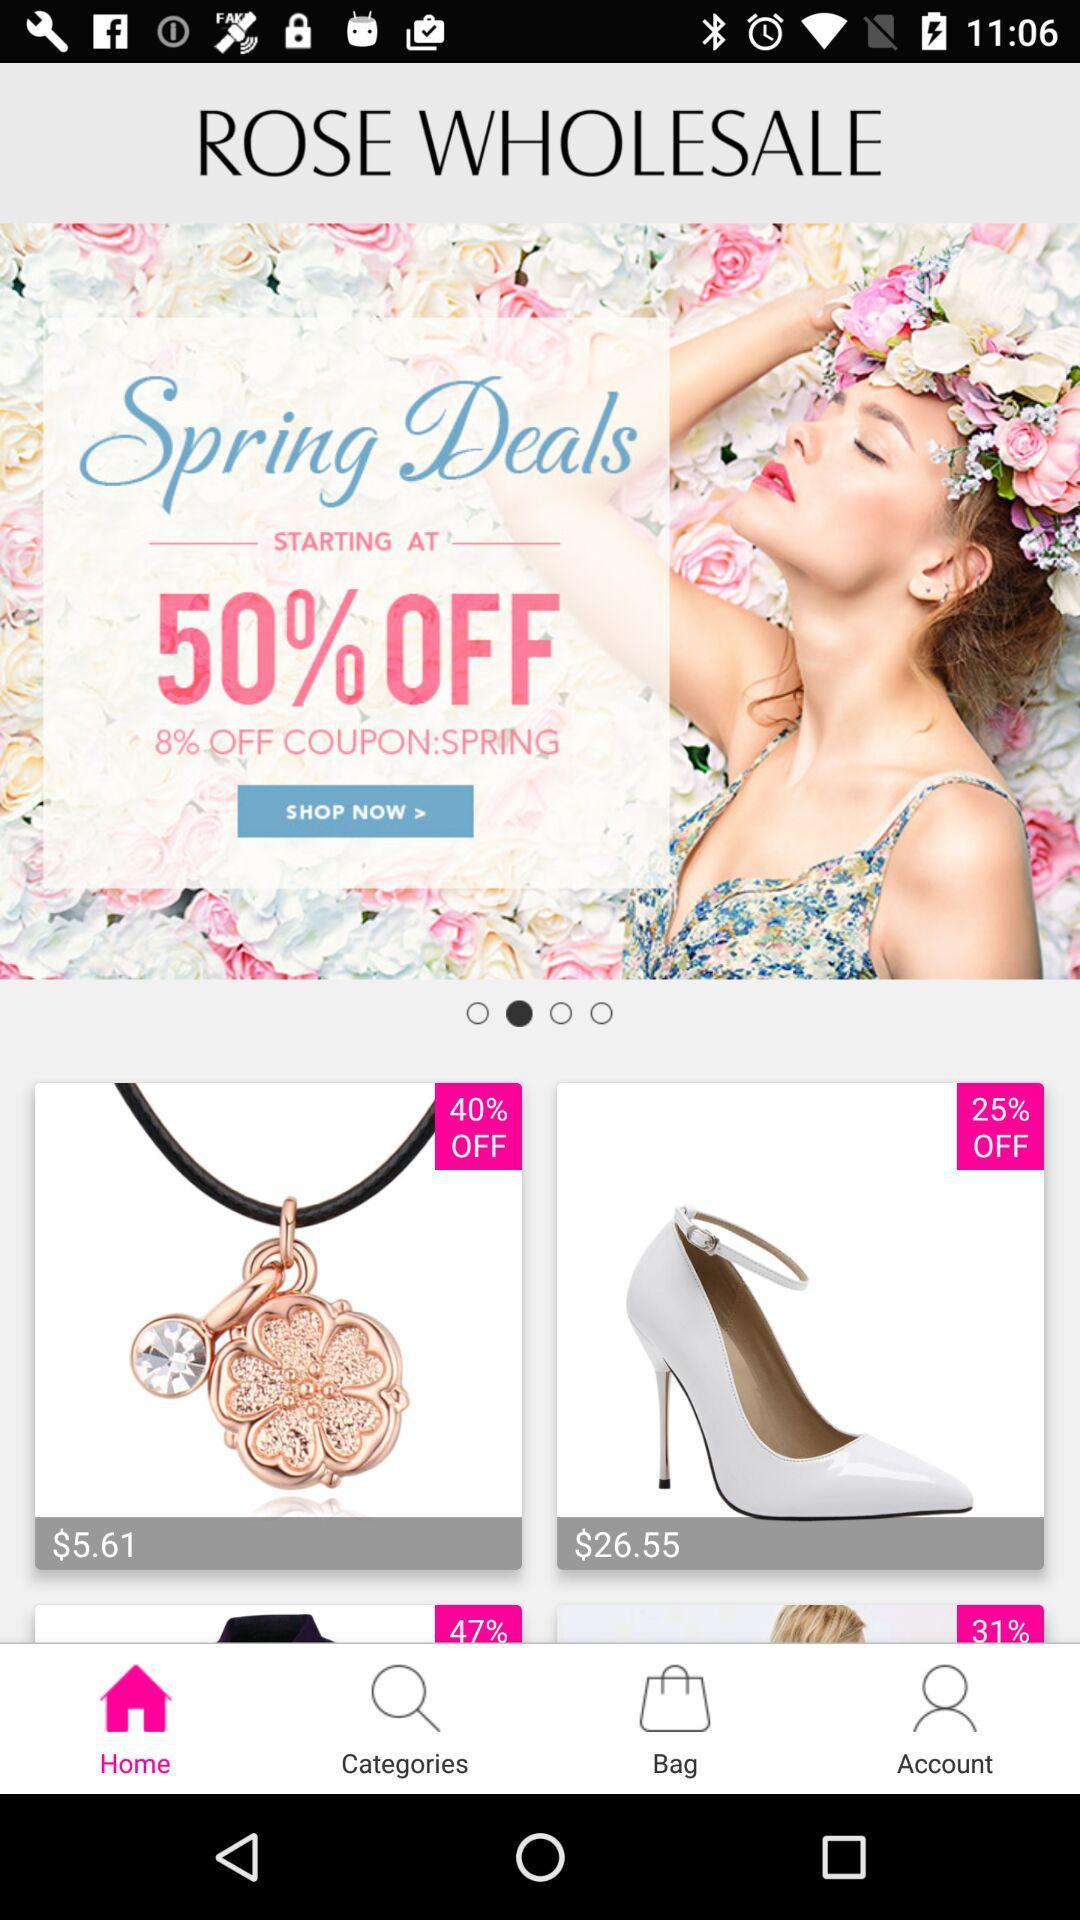  I want to click on bag with its symbol, so click(675, 1717).